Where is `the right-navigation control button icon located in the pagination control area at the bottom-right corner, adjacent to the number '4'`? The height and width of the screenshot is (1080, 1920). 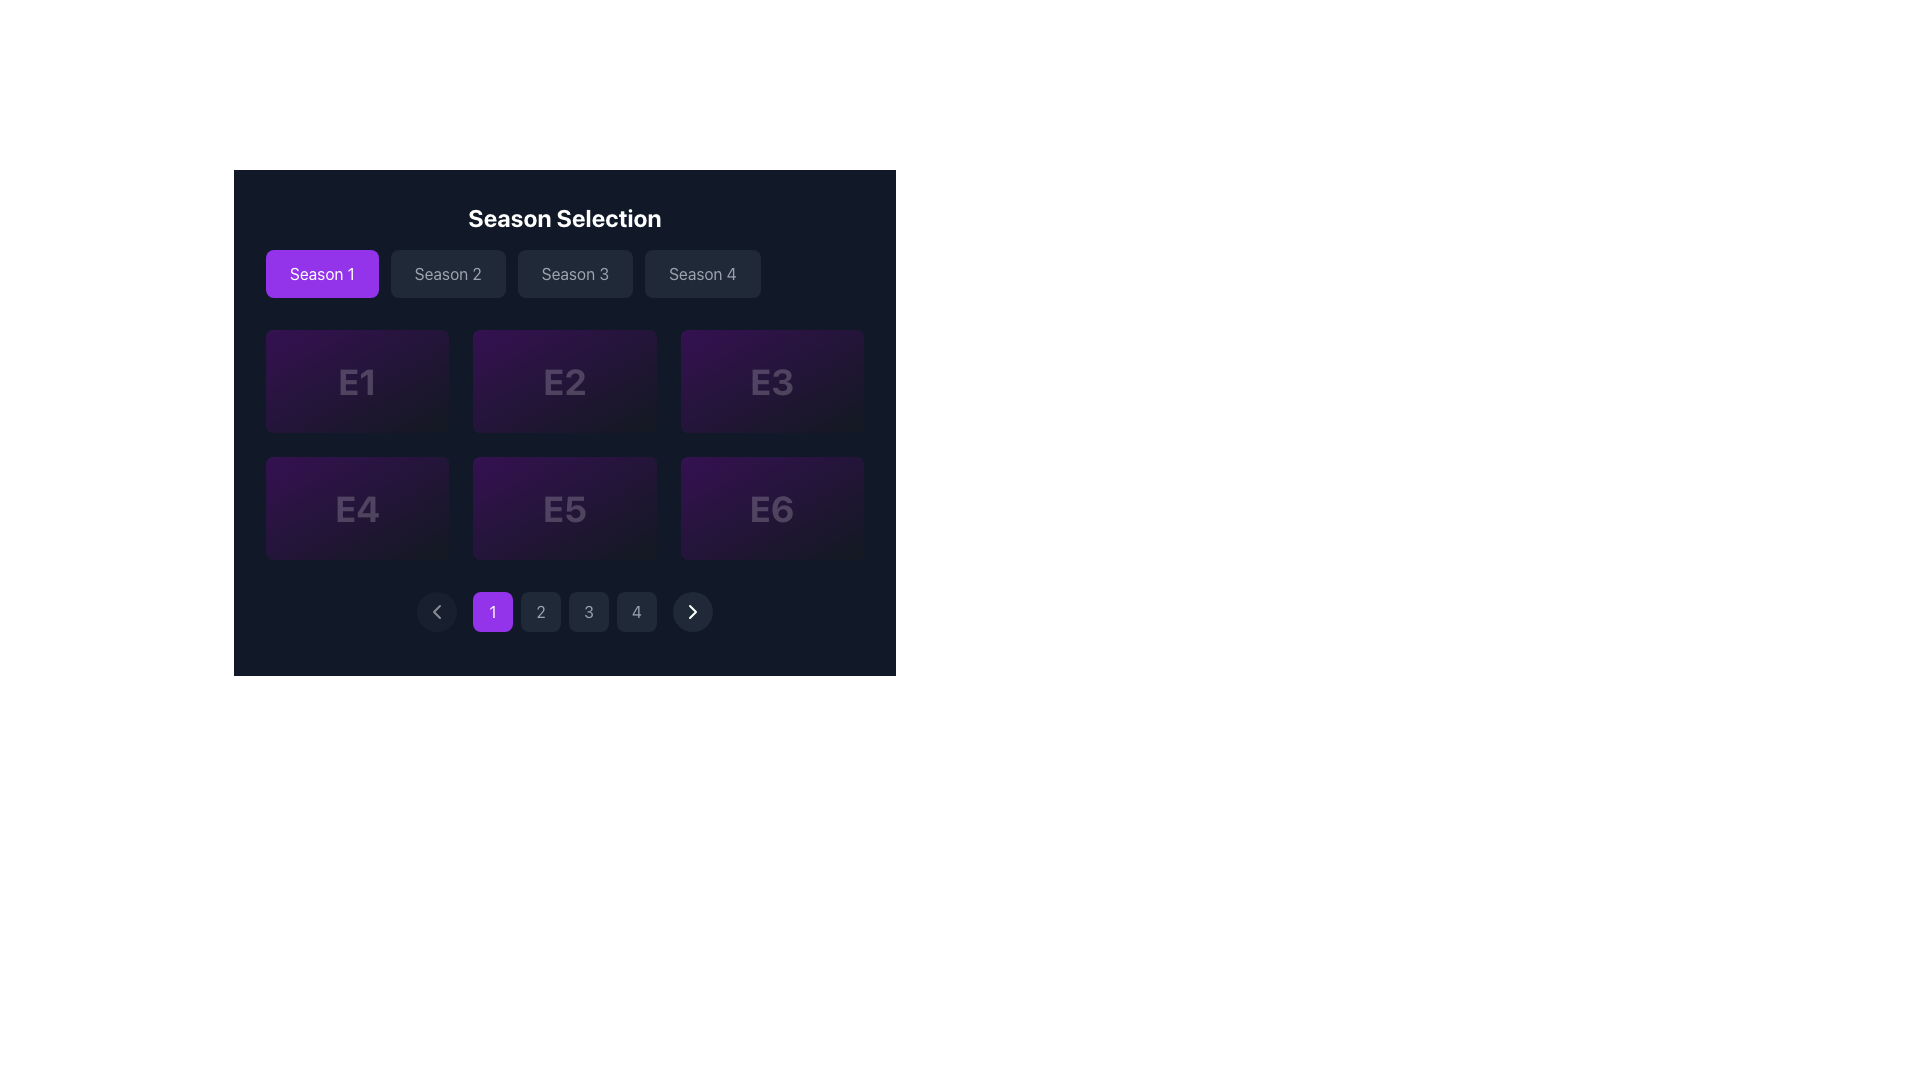 the right-navigation control button icon located in the pagination control area at the bottom-right corner, adjacent to the number '4' is located at coordinates (692, 611).